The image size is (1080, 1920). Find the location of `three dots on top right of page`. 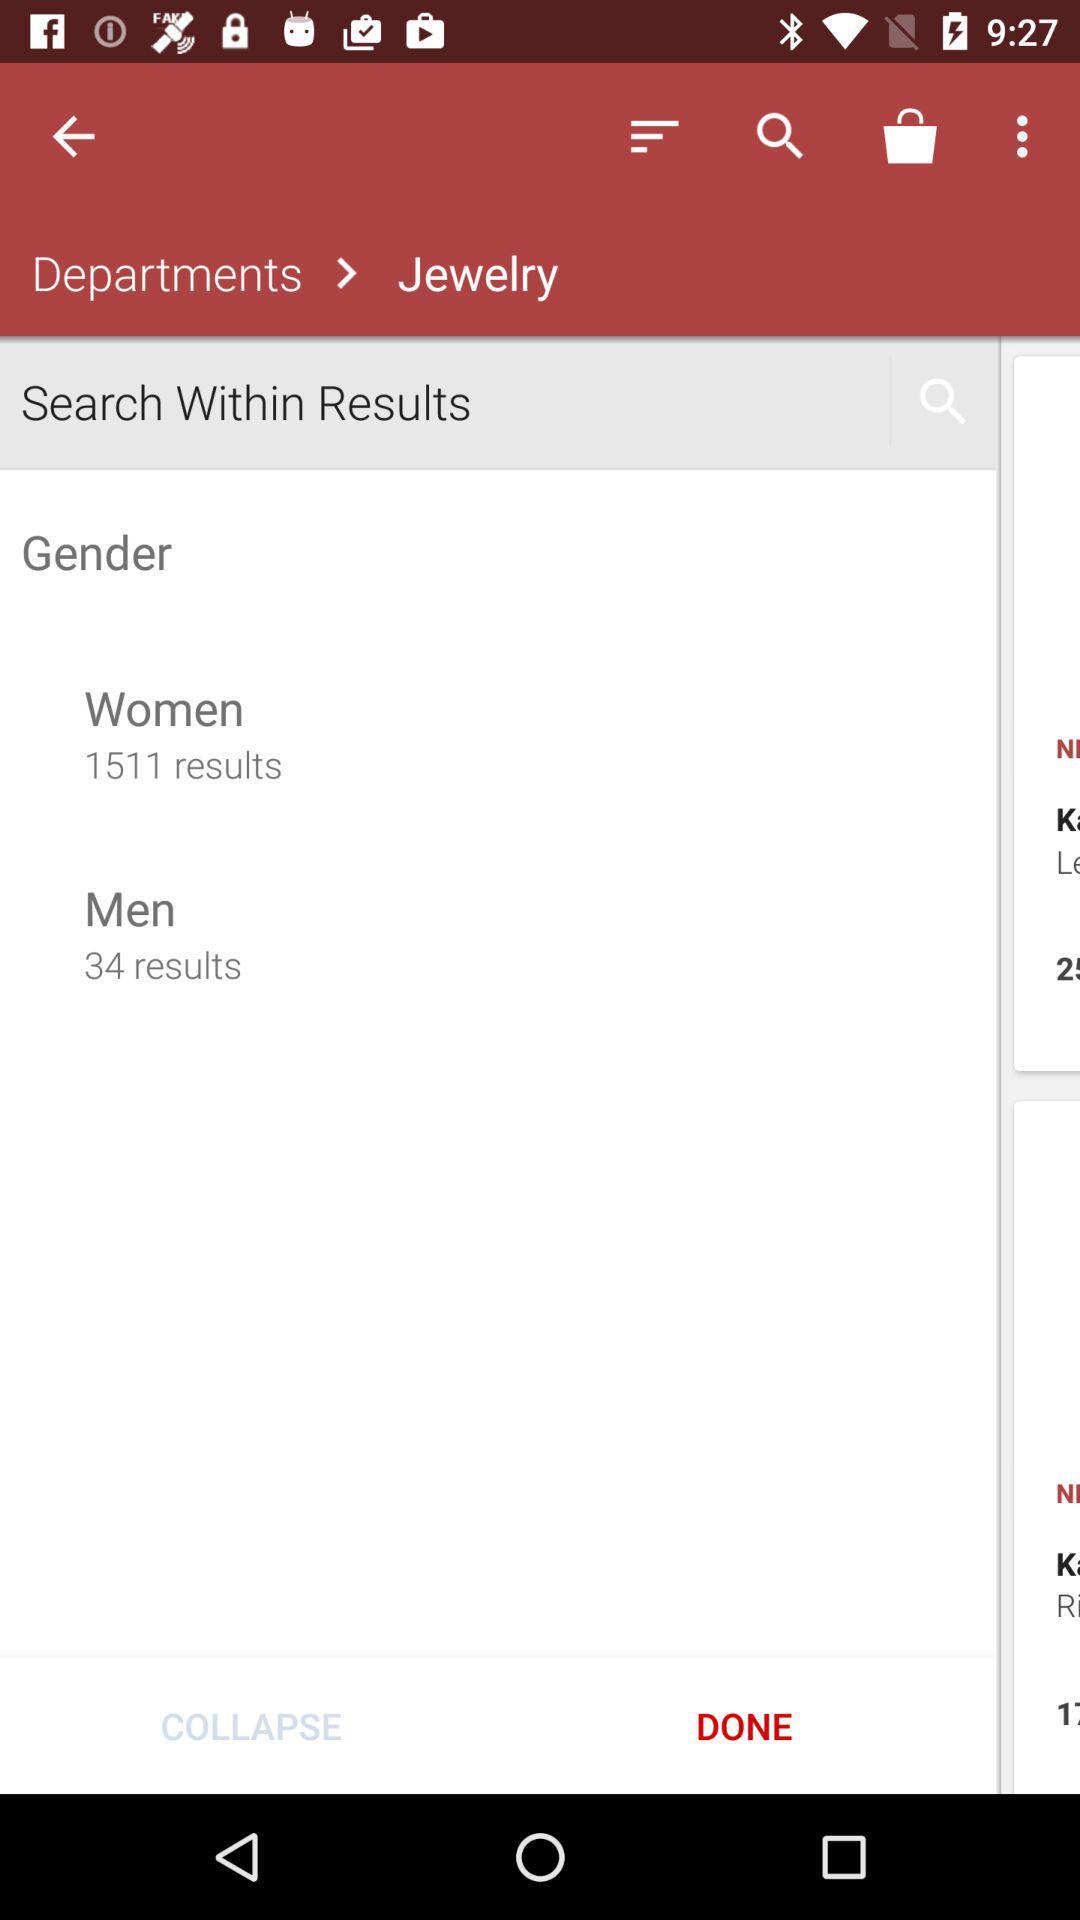

three dots on top right of page is located at coordinates (1027, 136).